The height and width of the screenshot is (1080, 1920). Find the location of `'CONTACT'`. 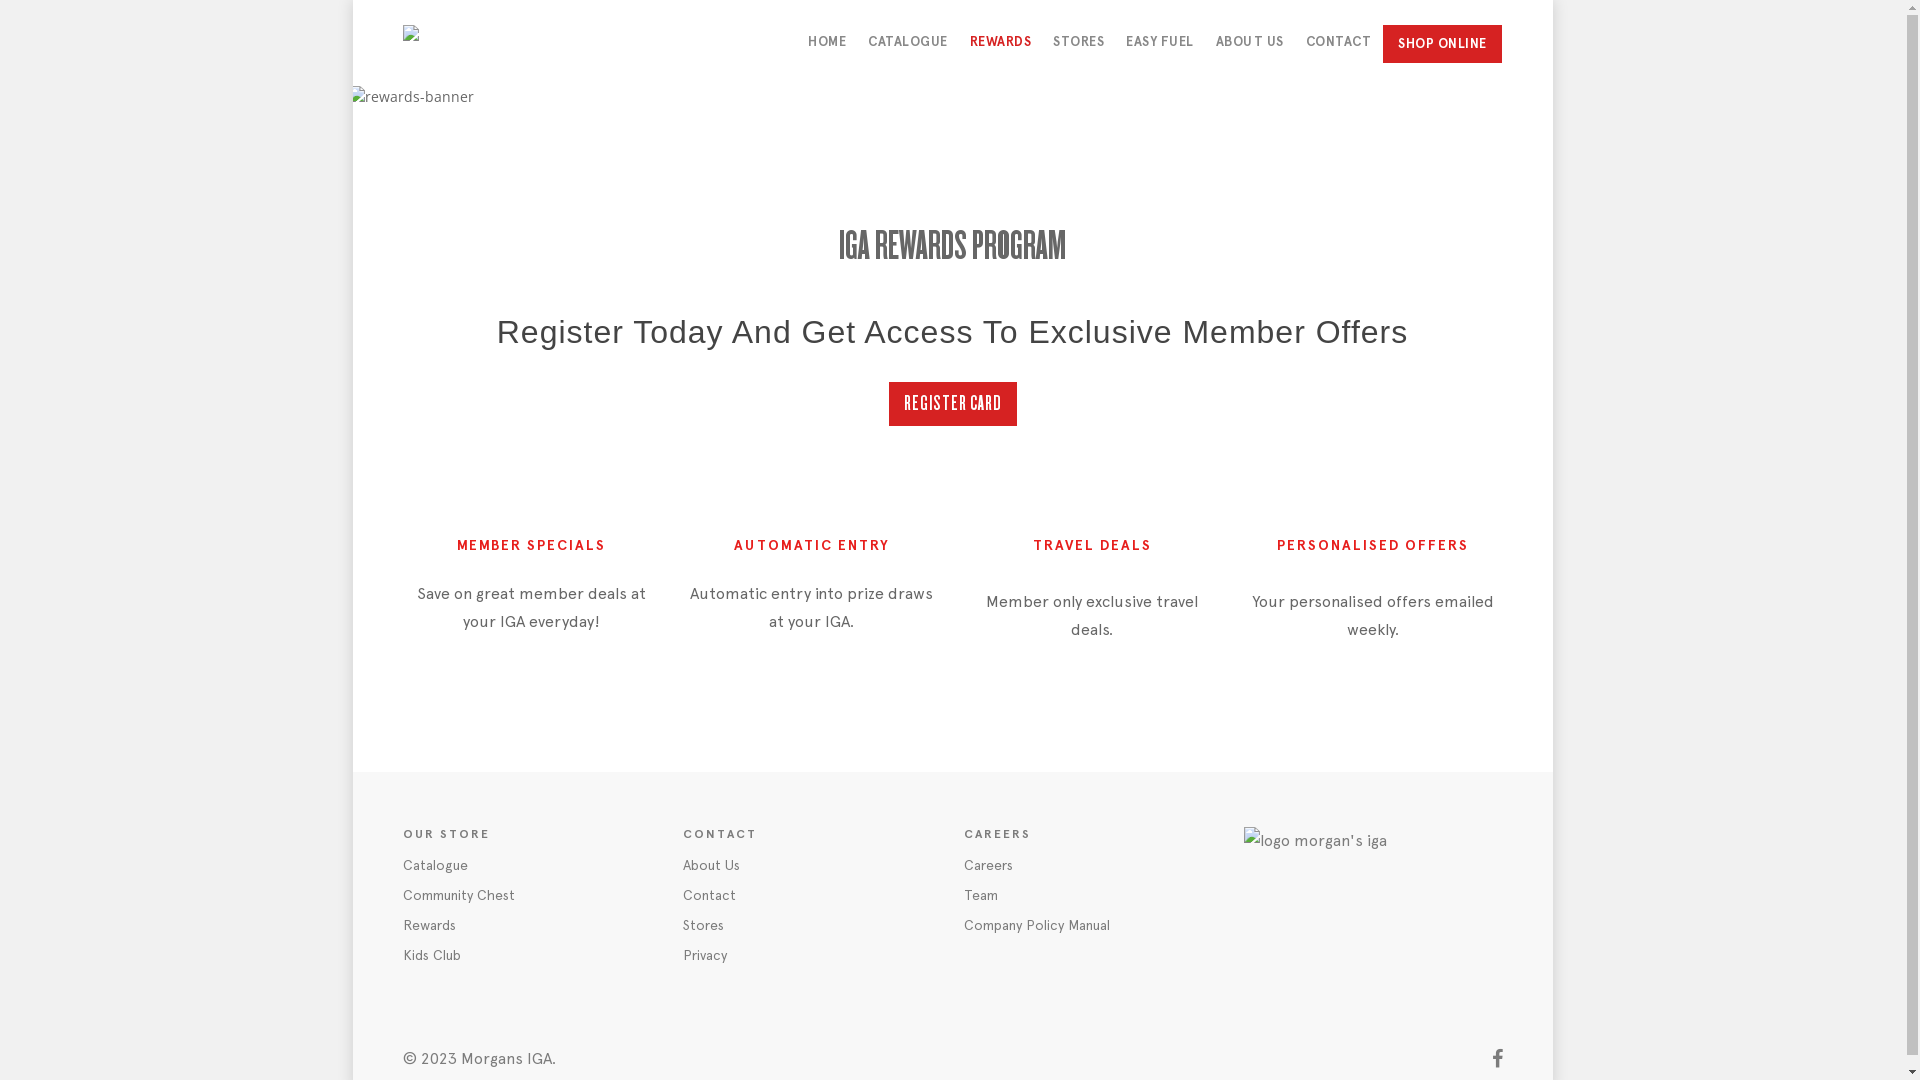

'CONTACT' is located at coordinates (1339, 53).